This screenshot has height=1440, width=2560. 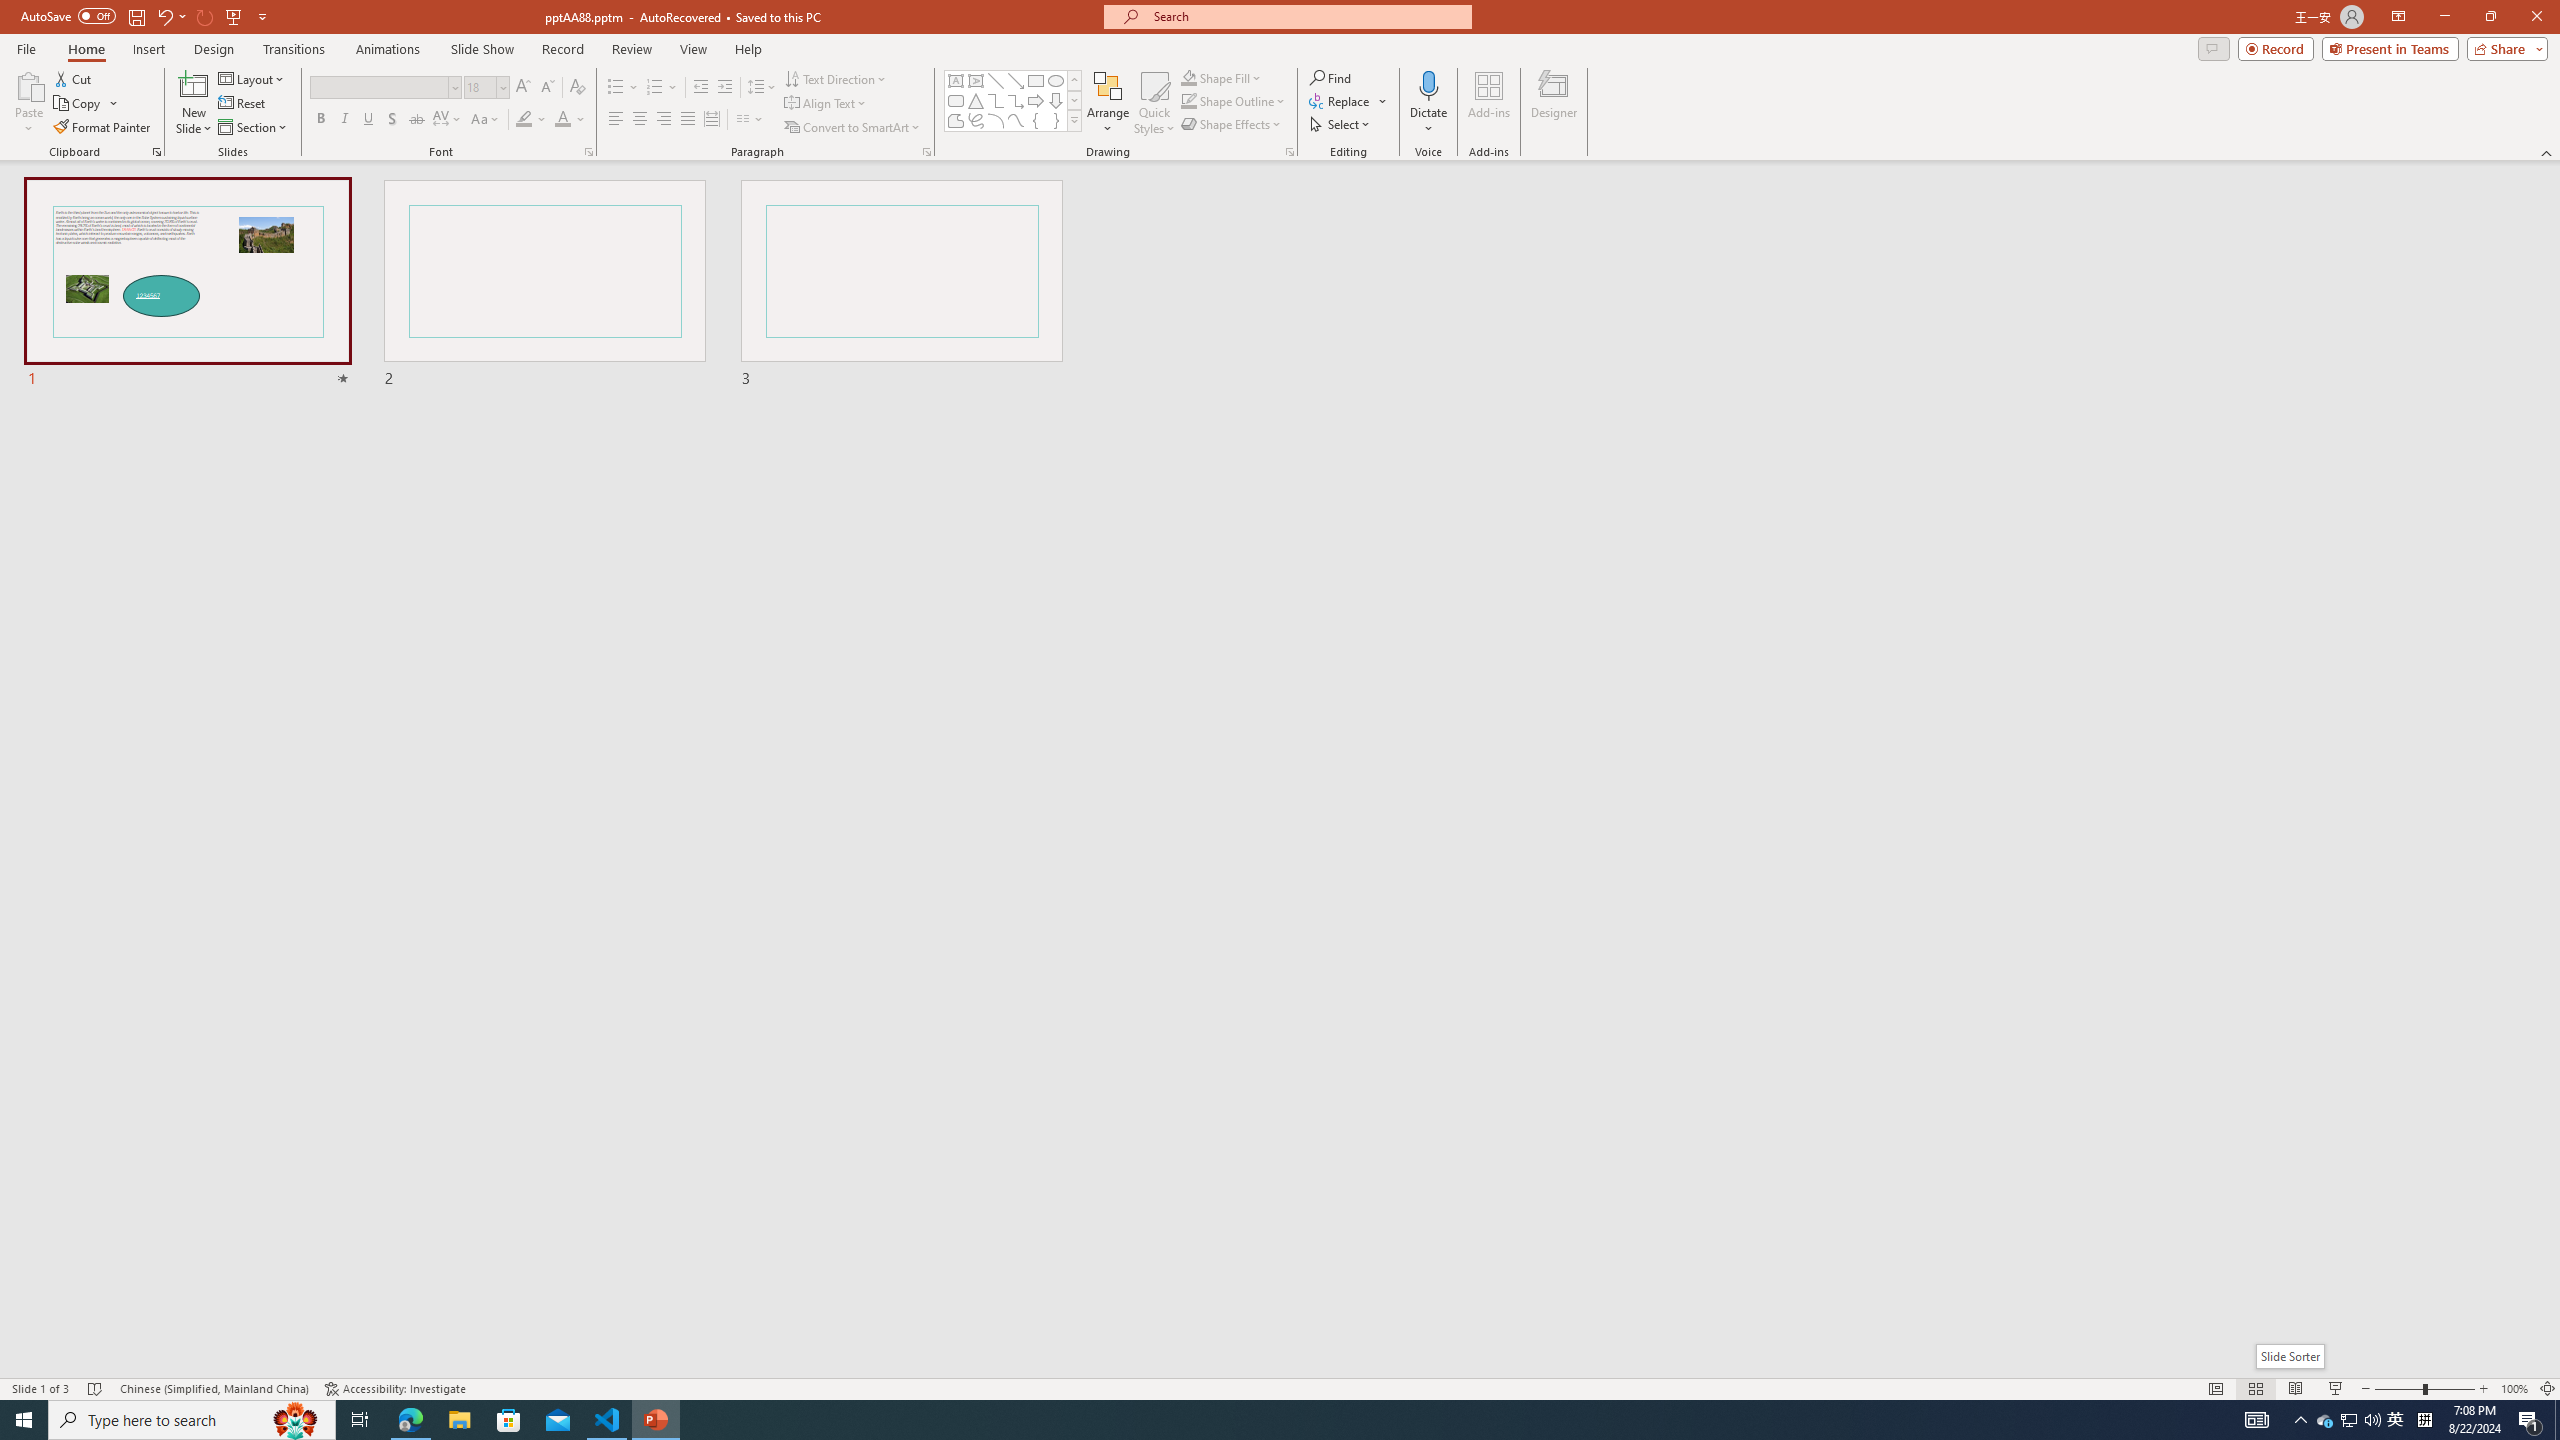 I want to click on 'Bullets', so click(x=615, y=87).